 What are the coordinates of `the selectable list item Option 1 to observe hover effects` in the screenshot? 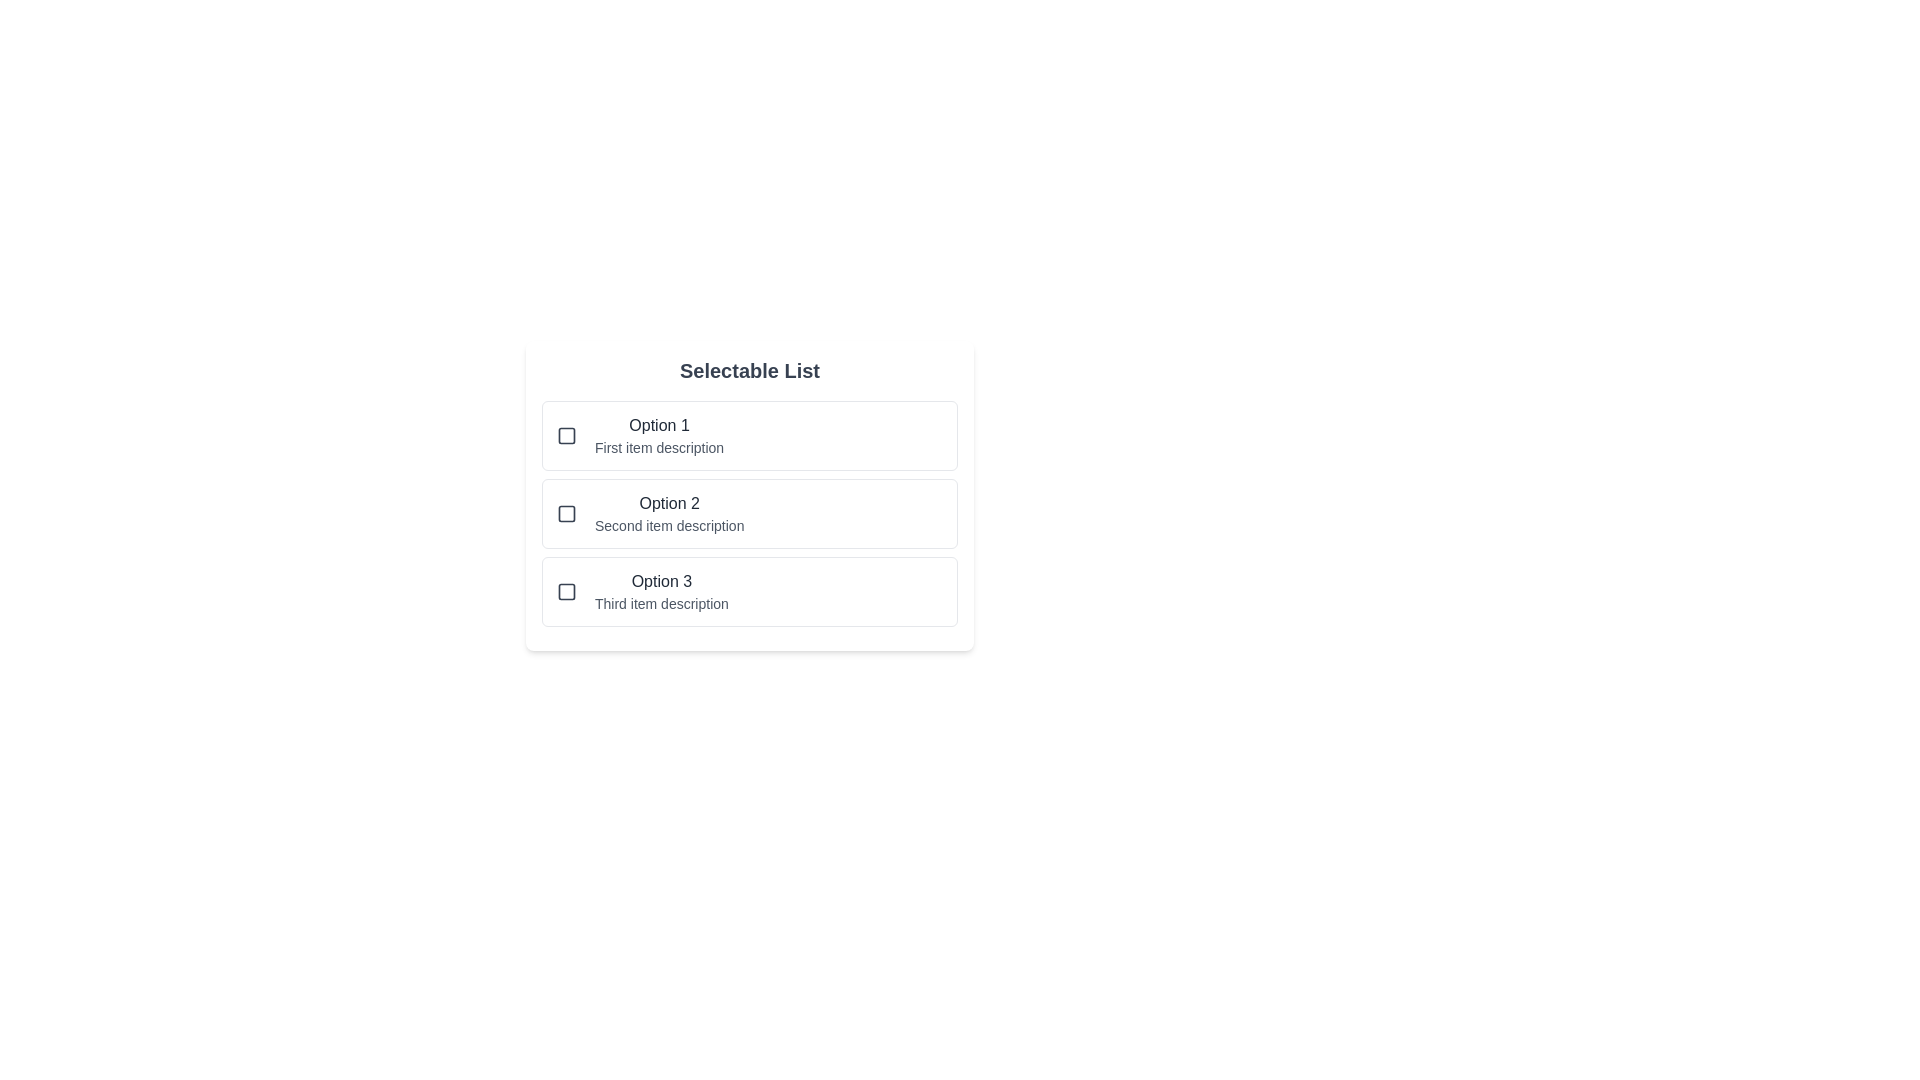 It's located at (748, 434).